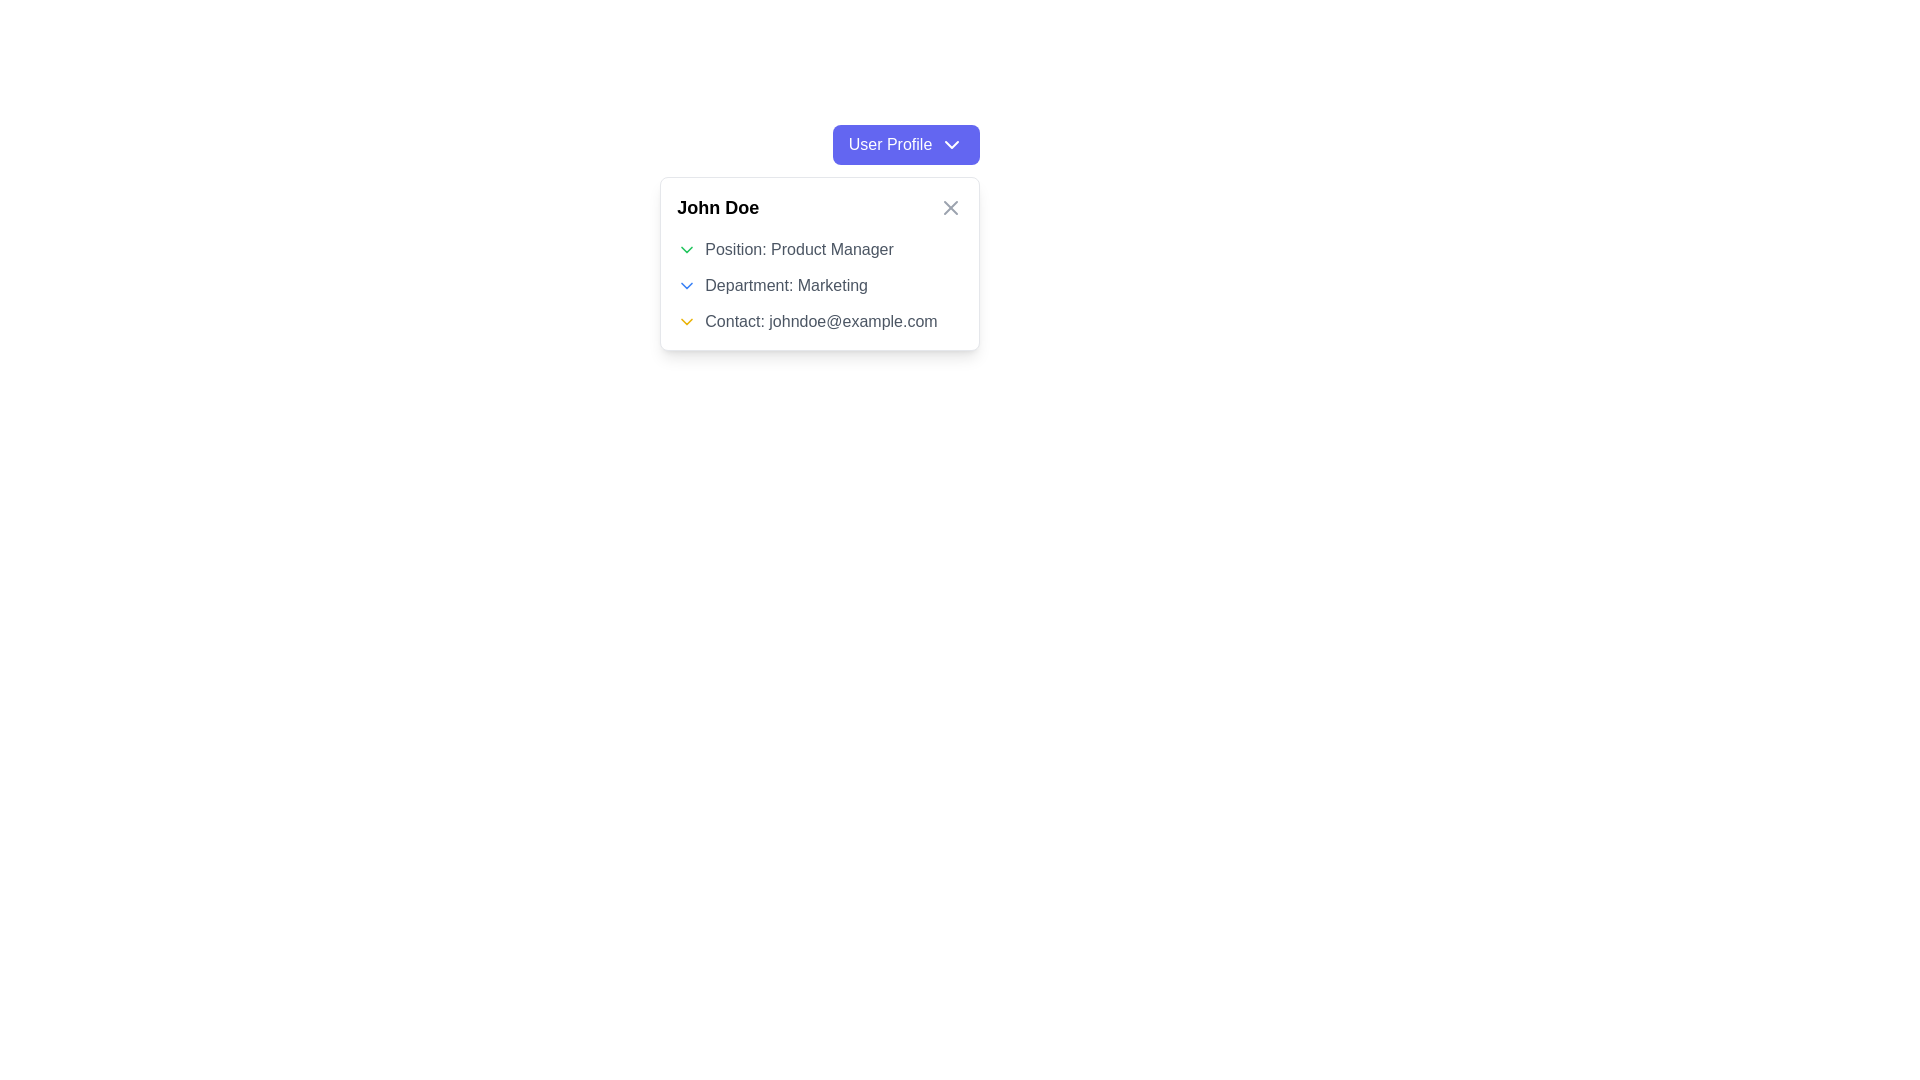 Image resolution: width=1920 pixels, height=1080 pixels. I want to click on contact information displayed in the third row text label with a decorative icon, located below the 'Position: Product Manager' and 'Department: Marketing' labels, so click(820, 320).